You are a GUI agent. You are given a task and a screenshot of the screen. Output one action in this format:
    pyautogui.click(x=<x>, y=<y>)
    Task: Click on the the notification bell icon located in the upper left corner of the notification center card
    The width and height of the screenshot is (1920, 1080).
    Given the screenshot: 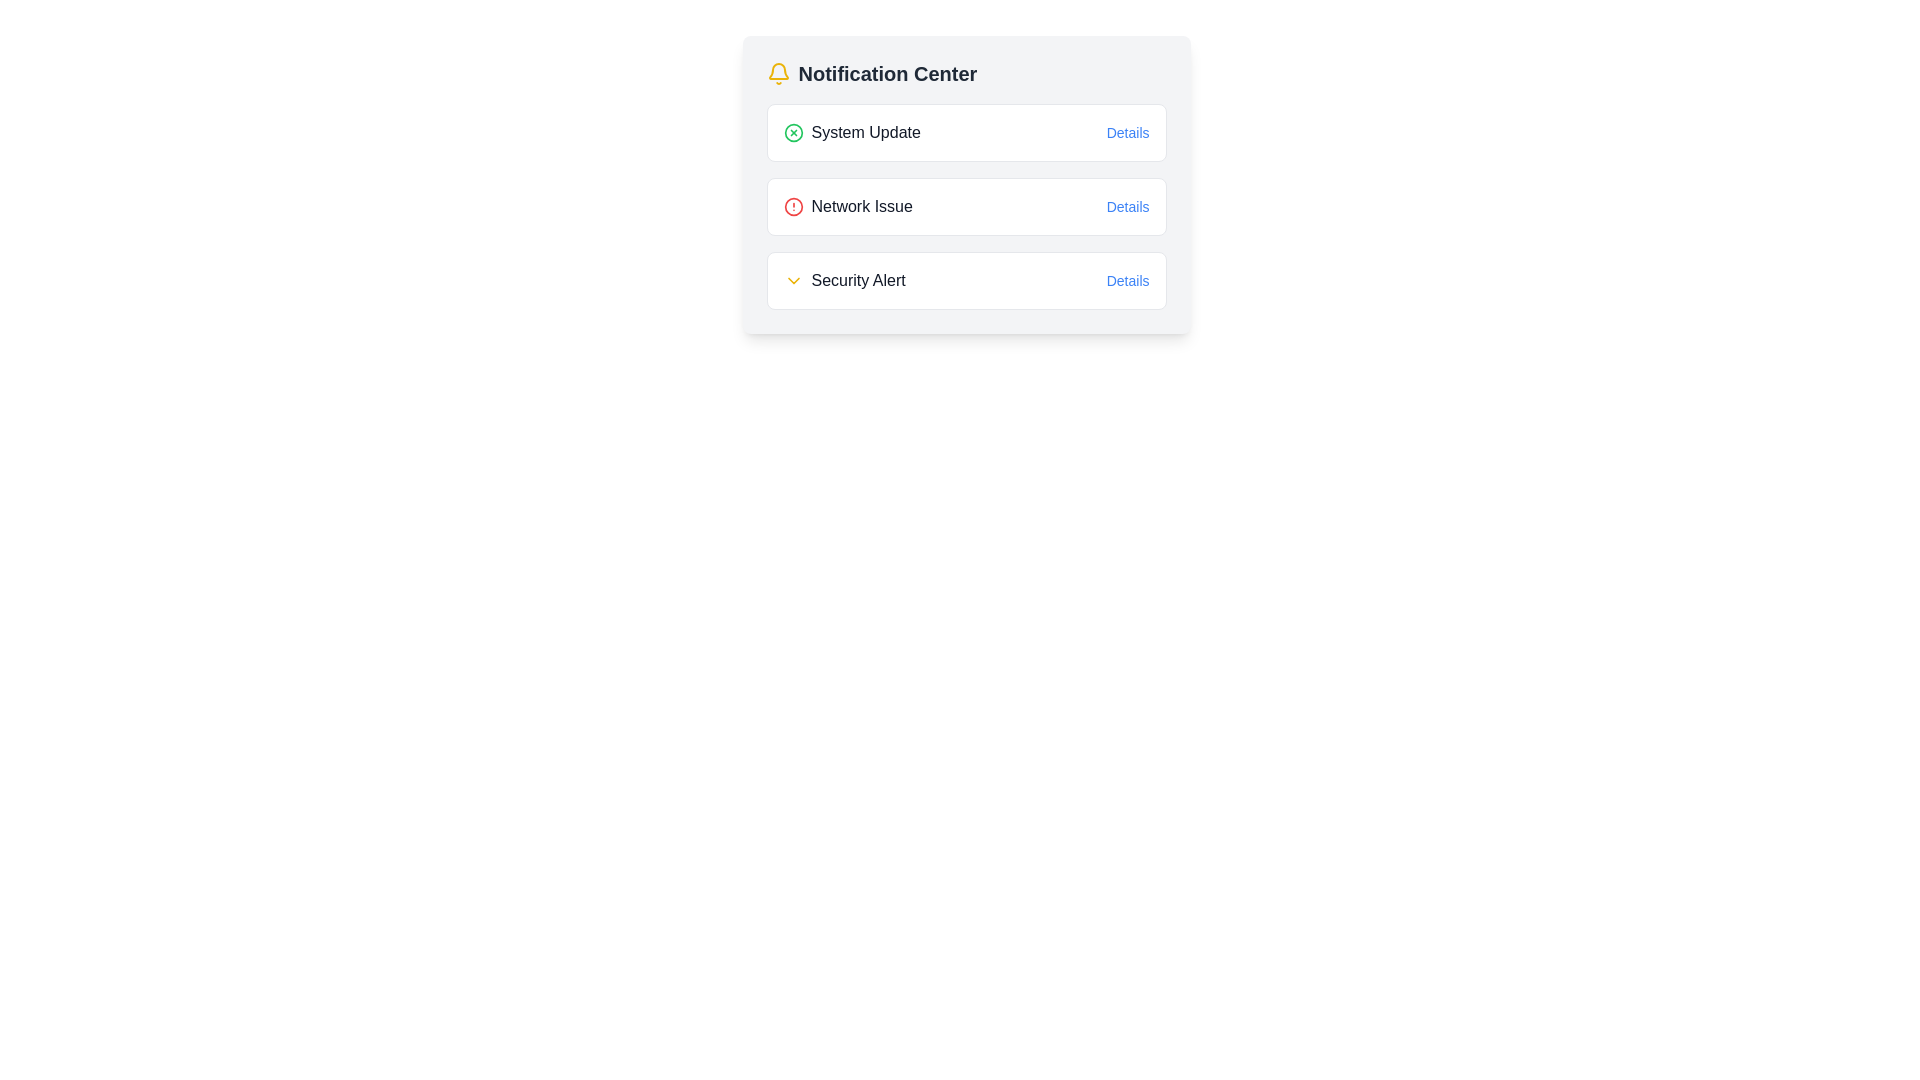 What is the action you would take?
    pyautogui.click(x=777, y=70)
    